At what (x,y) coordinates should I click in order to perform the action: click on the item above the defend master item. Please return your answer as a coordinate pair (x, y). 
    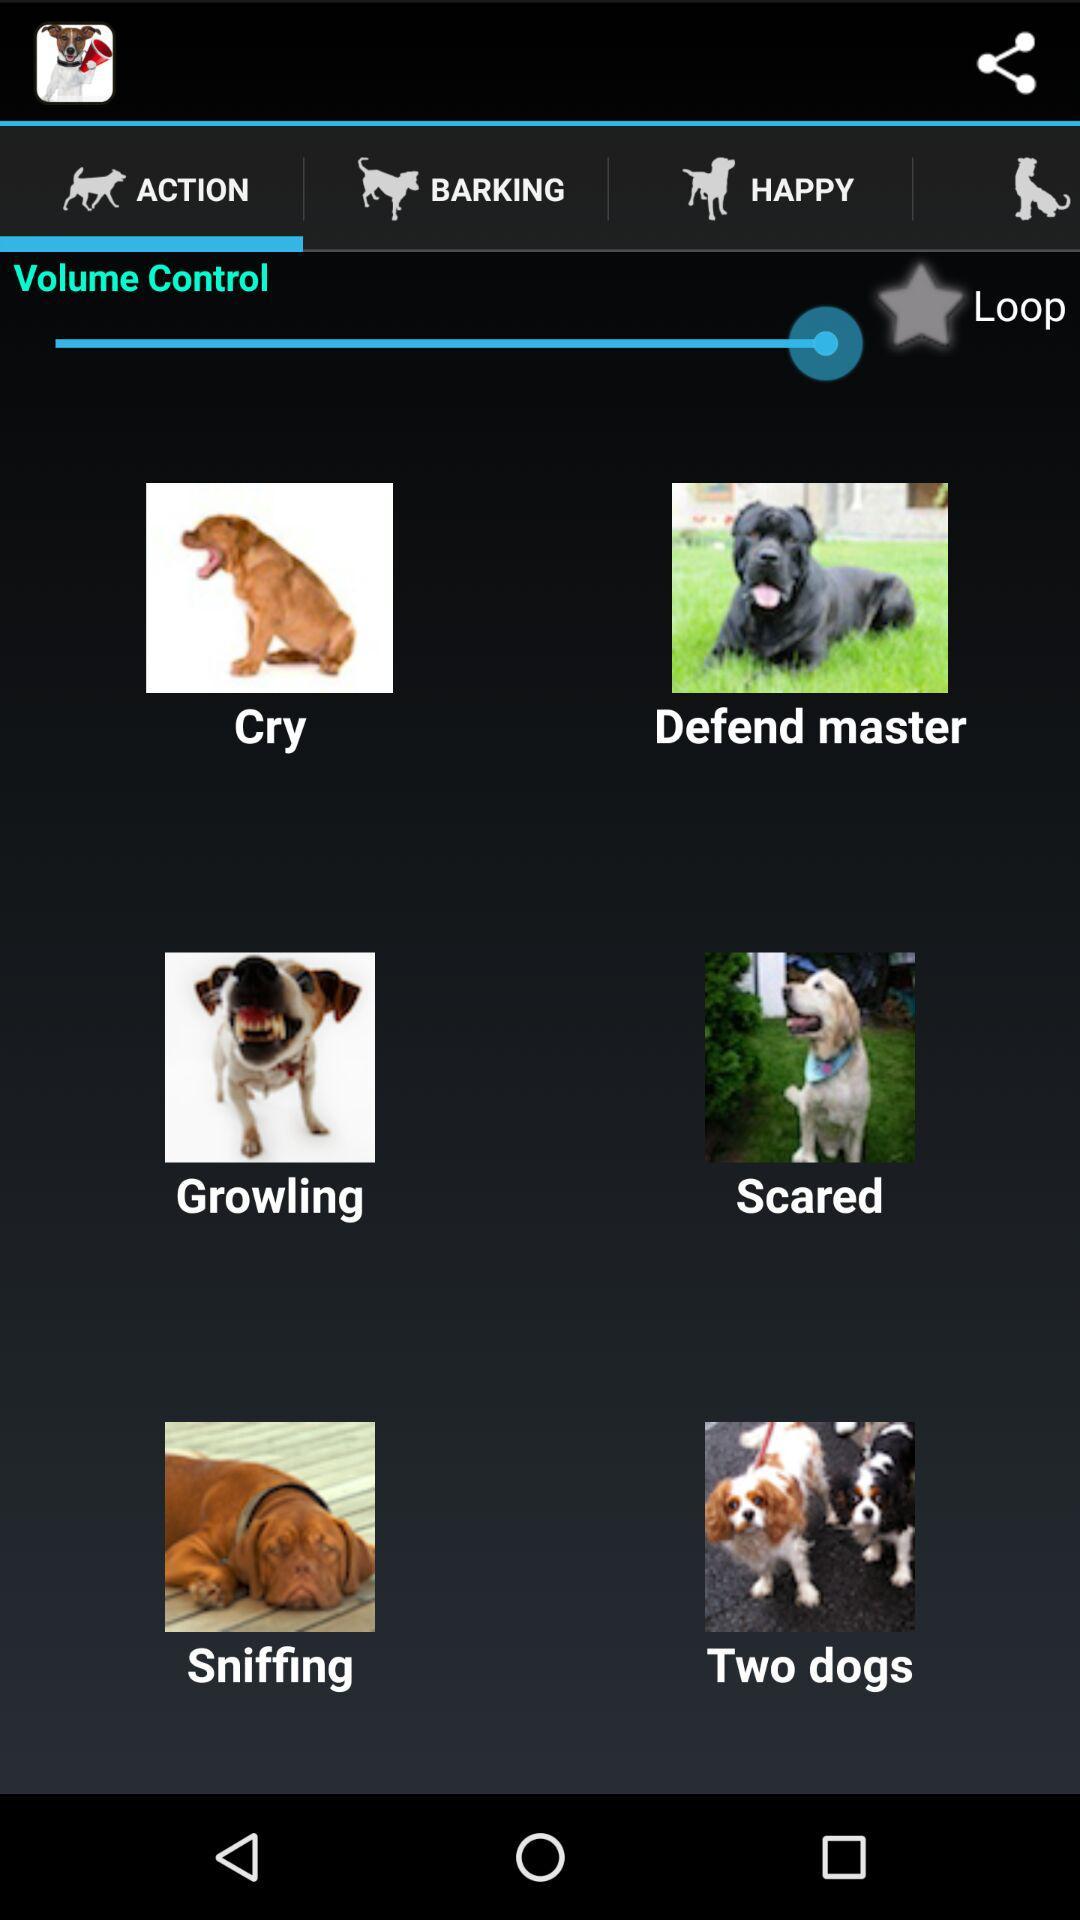
    Looking at the image, I should click on (966, 303).